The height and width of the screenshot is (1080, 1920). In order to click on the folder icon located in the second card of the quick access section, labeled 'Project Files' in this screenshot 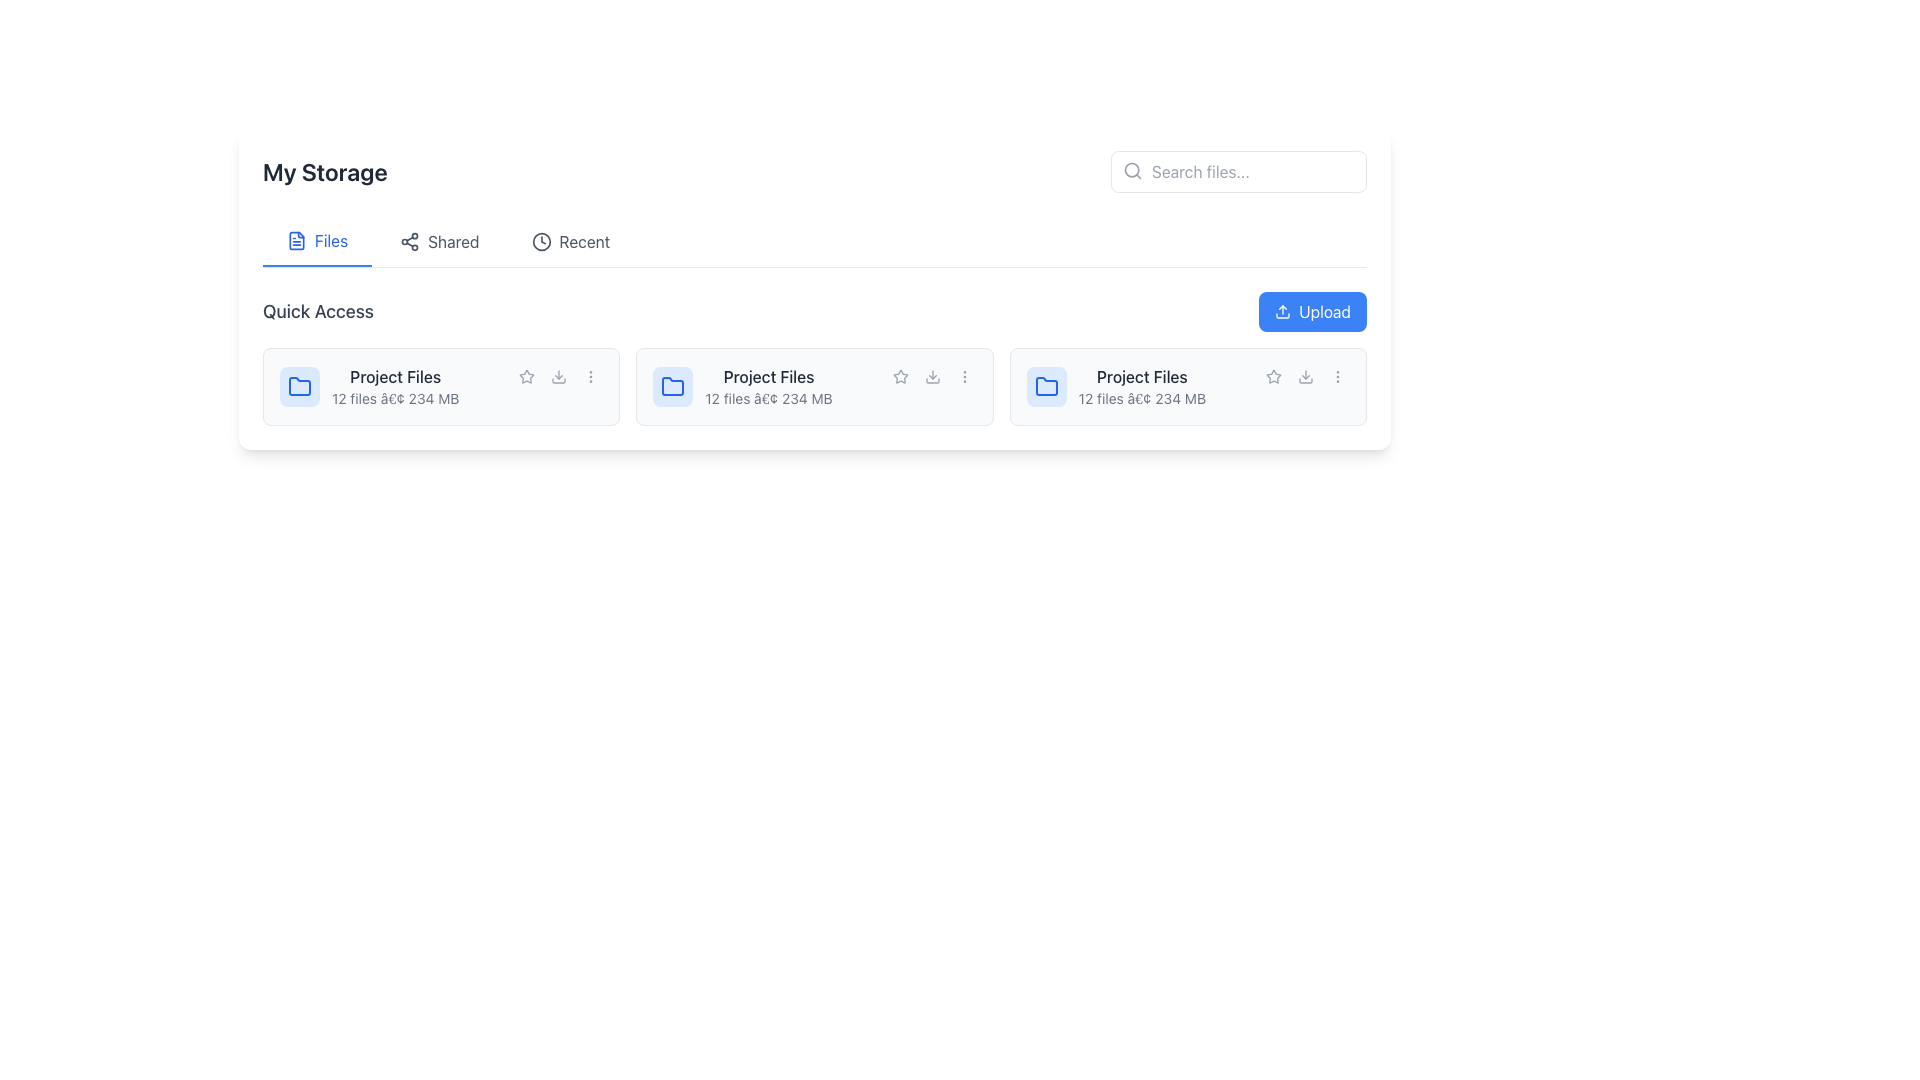, I will do `click(673, 386)`.